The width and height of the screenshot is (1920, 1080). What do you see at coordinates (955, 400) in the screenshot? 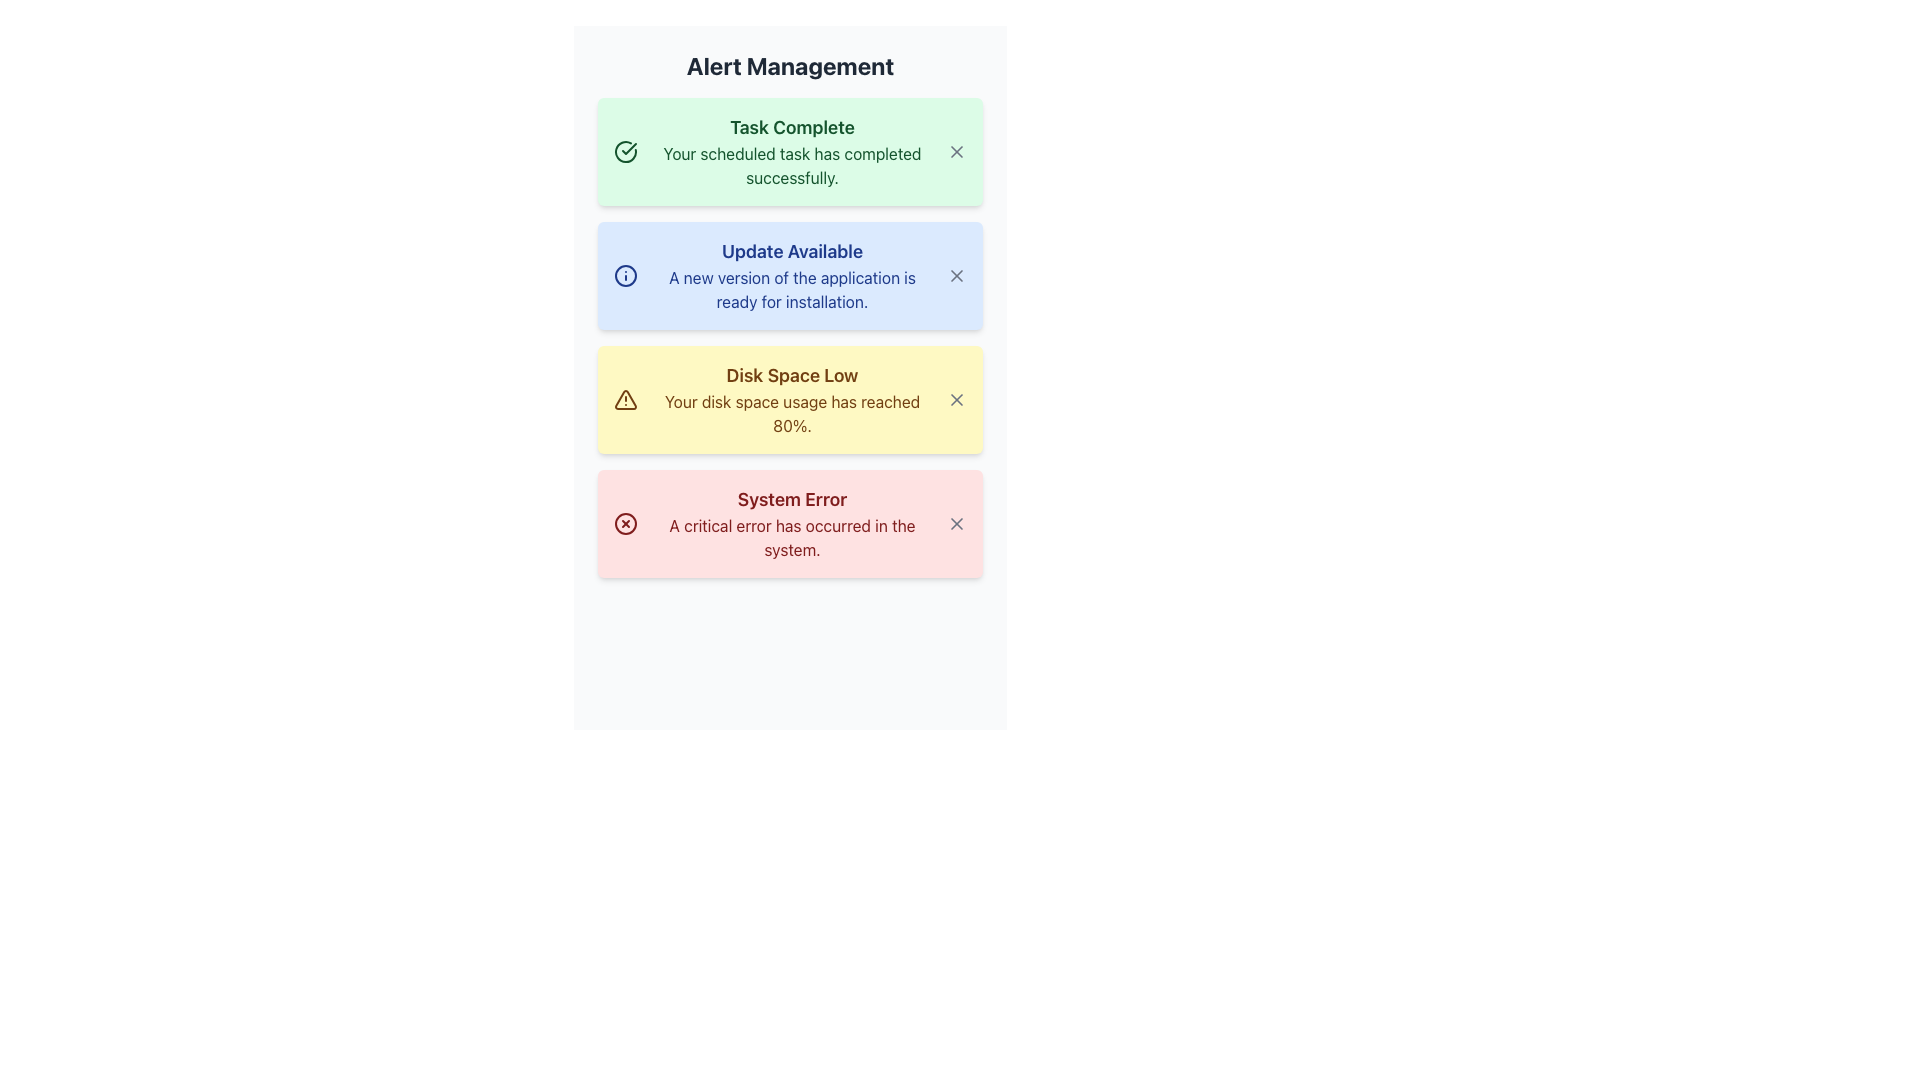
I see `the Close Button located inside the yellow notification box` at bounding box center [955, 400].